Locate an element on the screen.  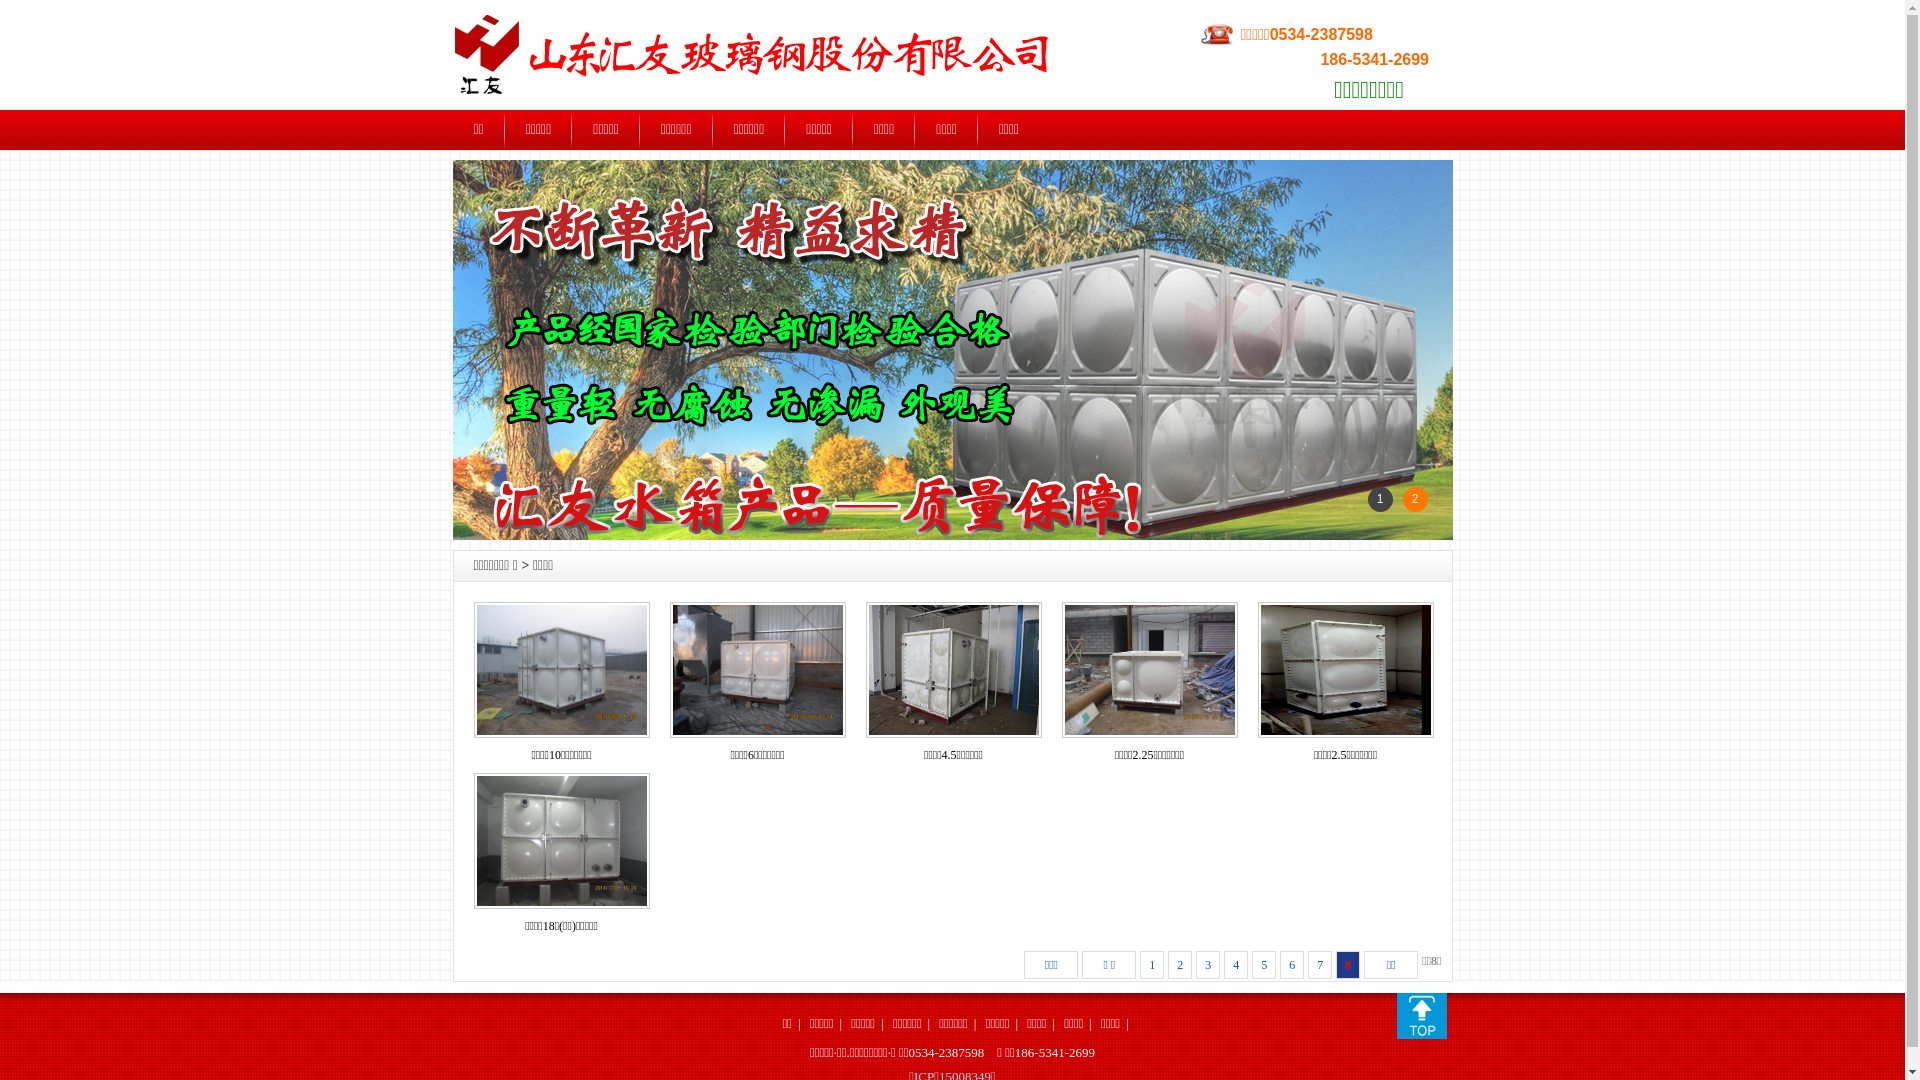
'7' is located at coordinates (1320, 963).